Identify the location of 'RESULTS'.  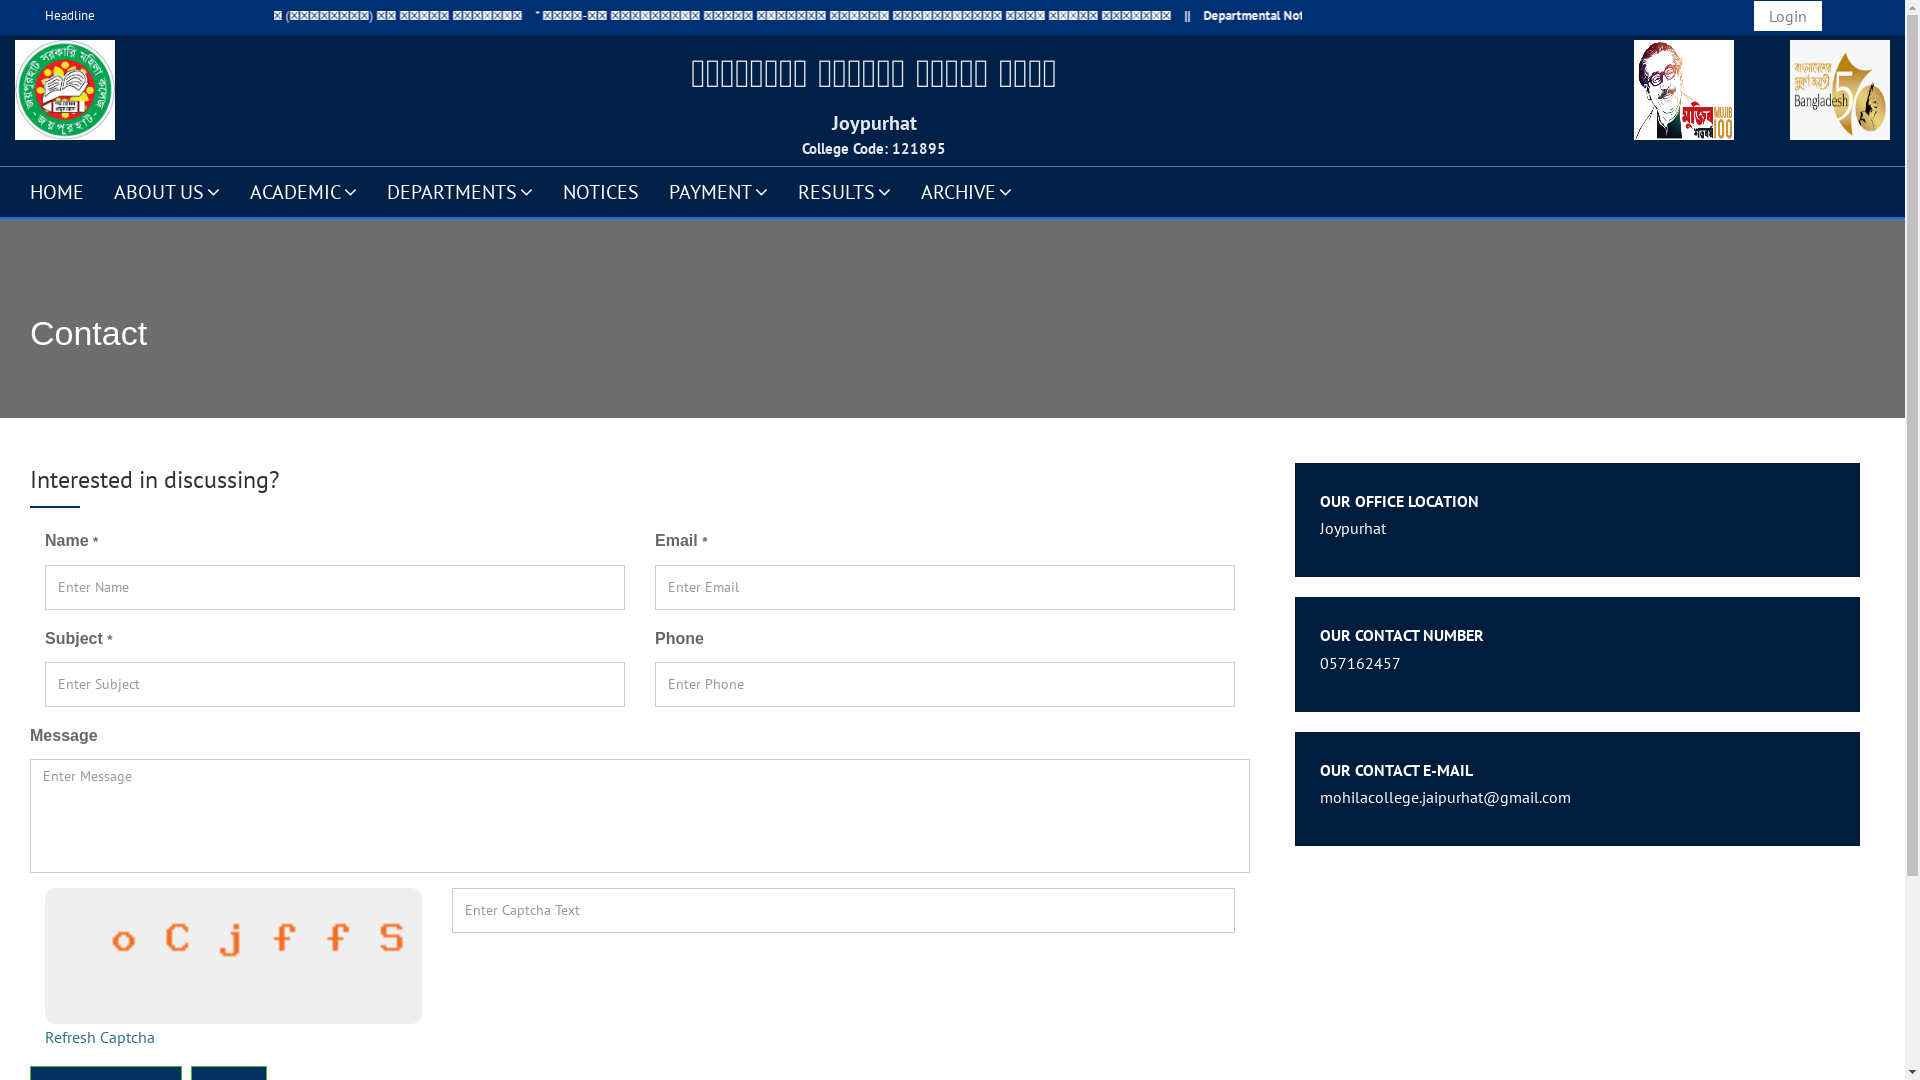
(844, 191).